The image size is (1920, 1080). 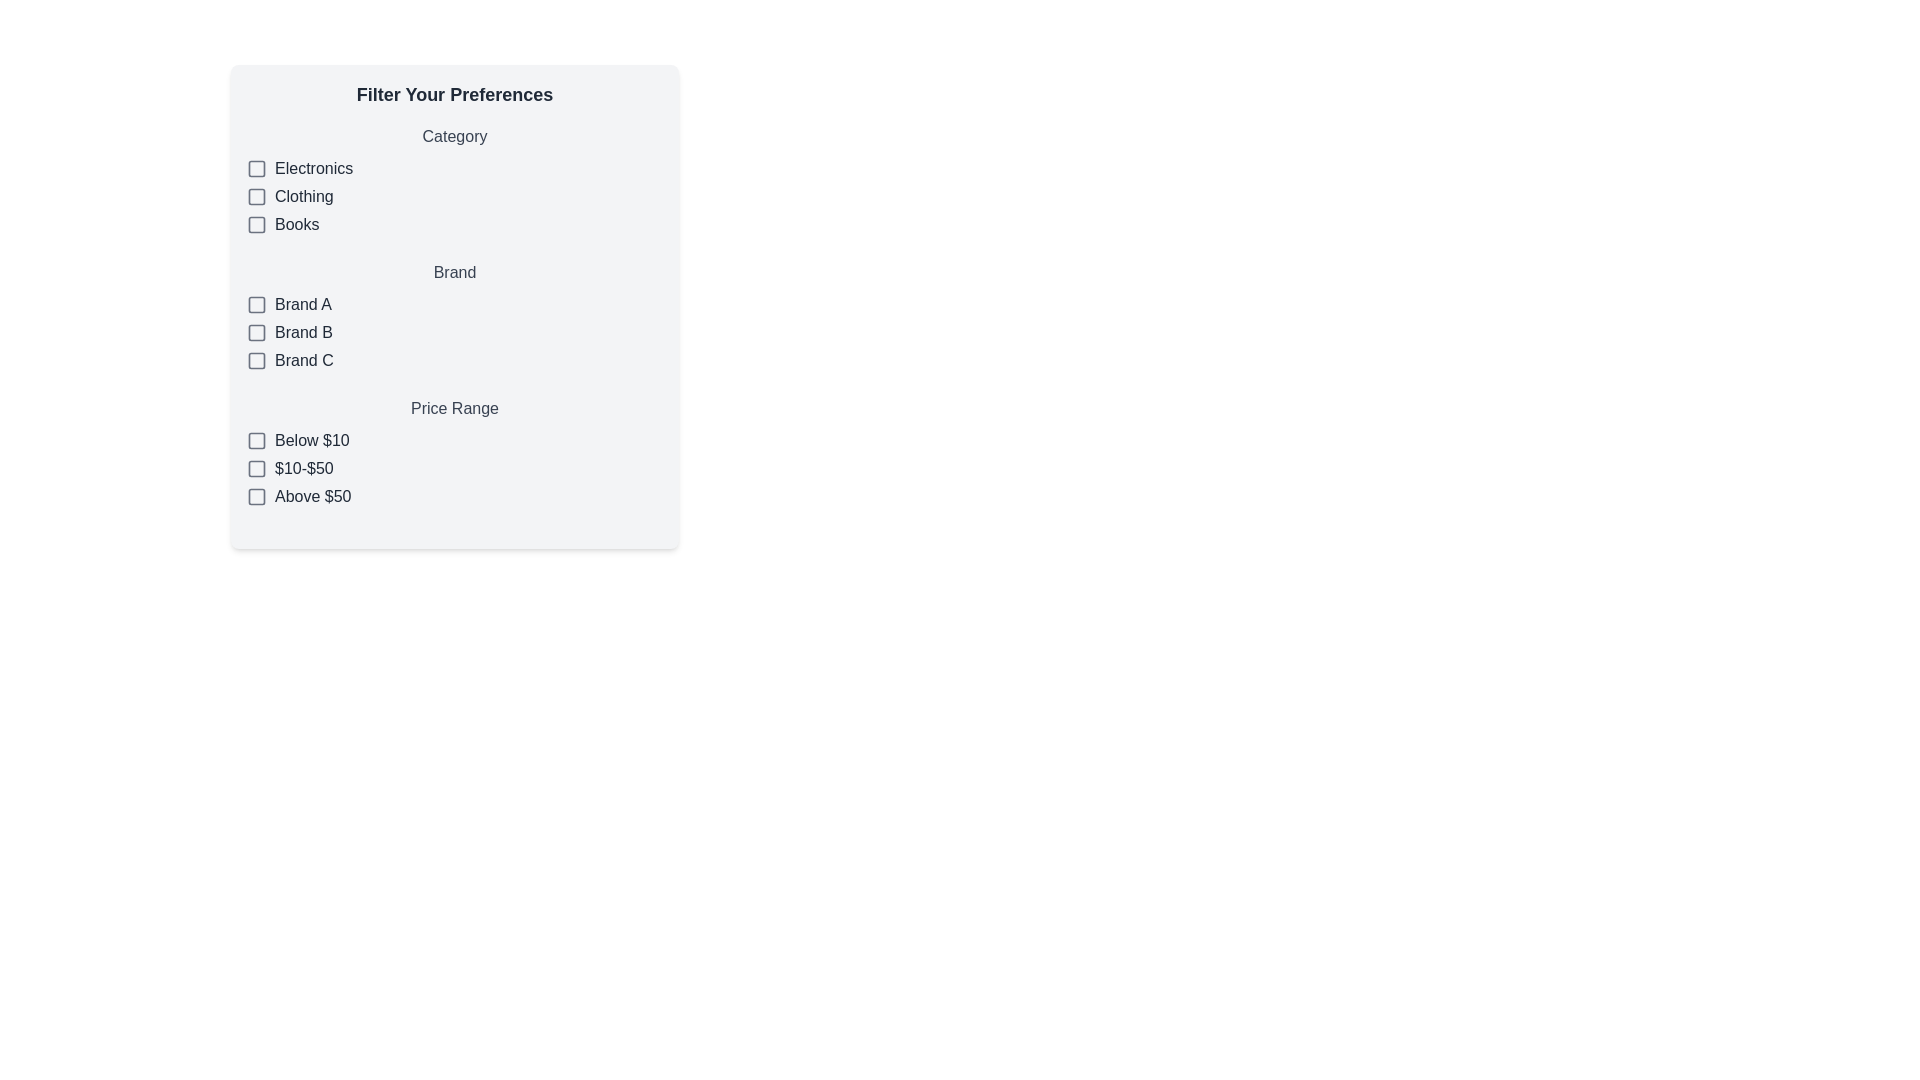 What do you see at coordinates (256, 304) in the screenshot?
I see `the checkbox for 'Brand A'` at bounding box center [256, 304].